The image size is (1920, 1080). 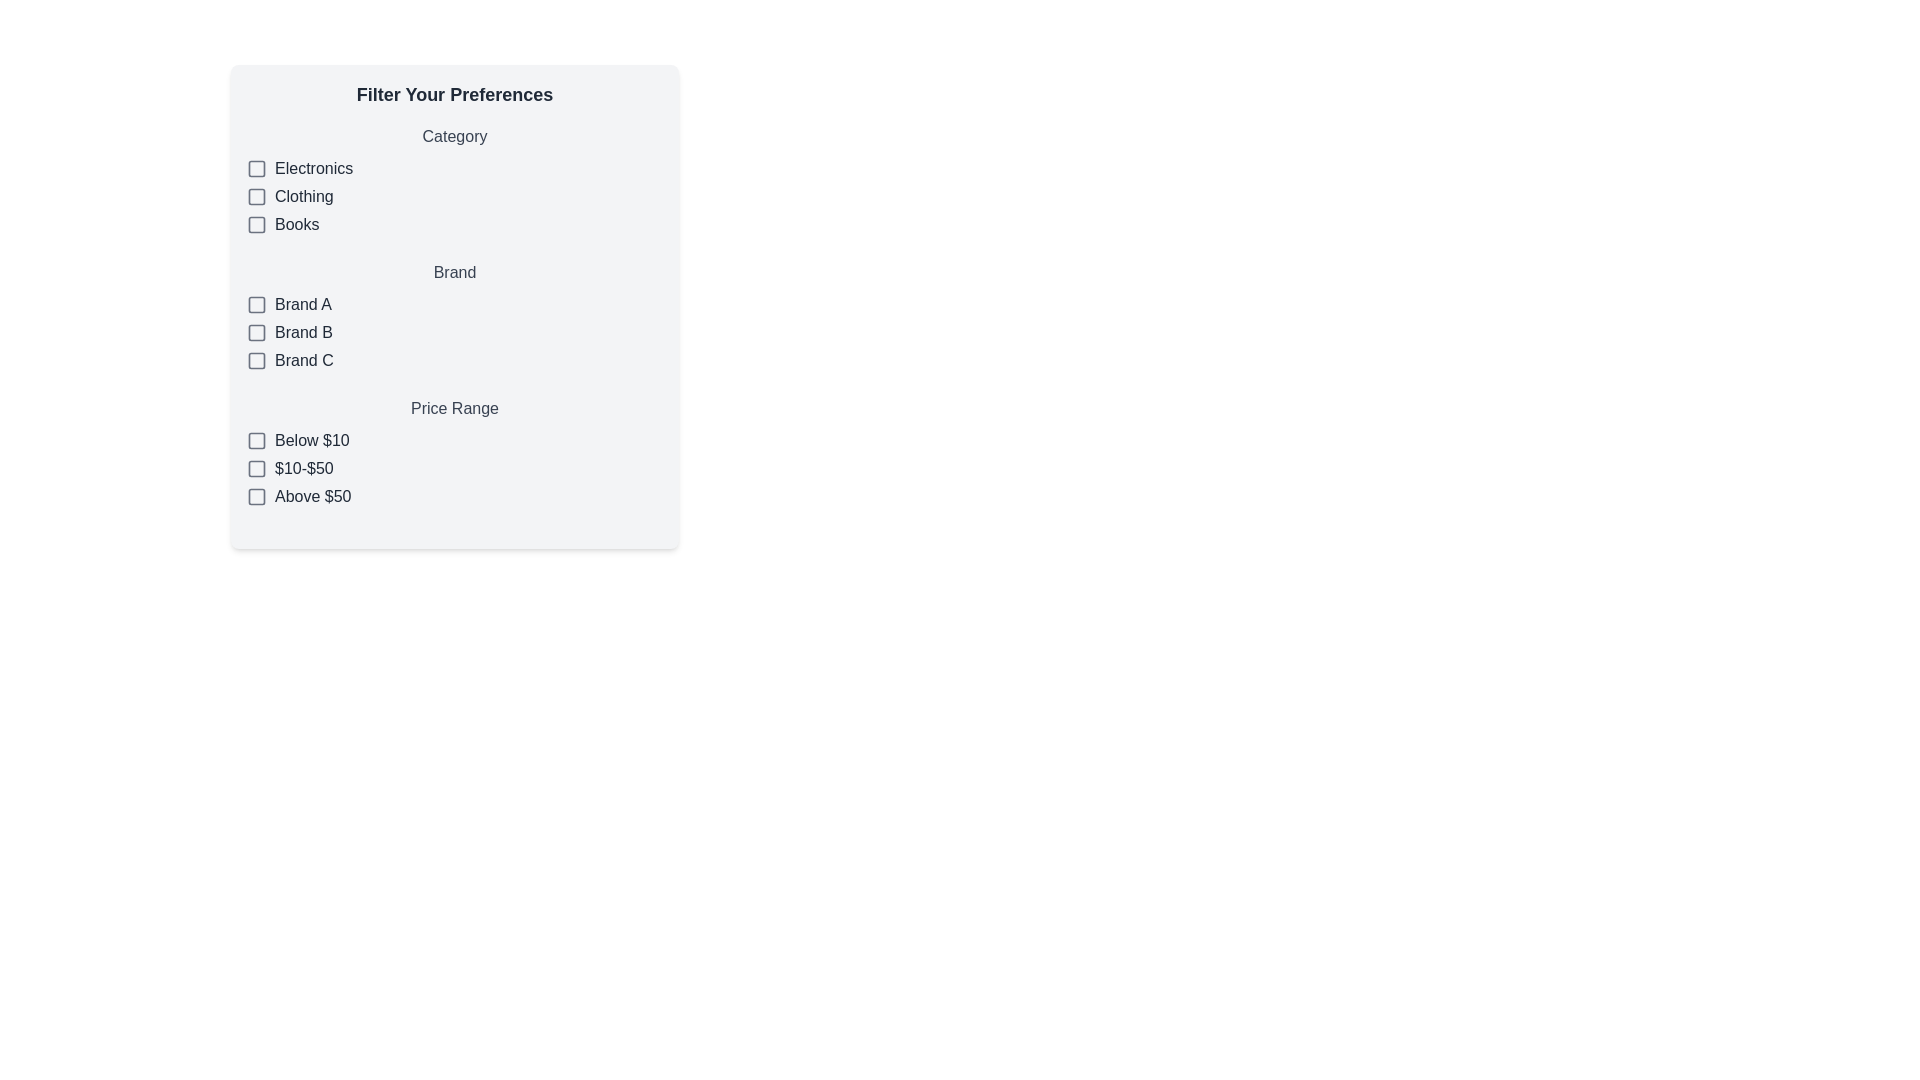 What do you see at coordinates (256, 304) in the screenshot?
I see `the checkbox for 'Brand A'` at bounding box center [256, 304].